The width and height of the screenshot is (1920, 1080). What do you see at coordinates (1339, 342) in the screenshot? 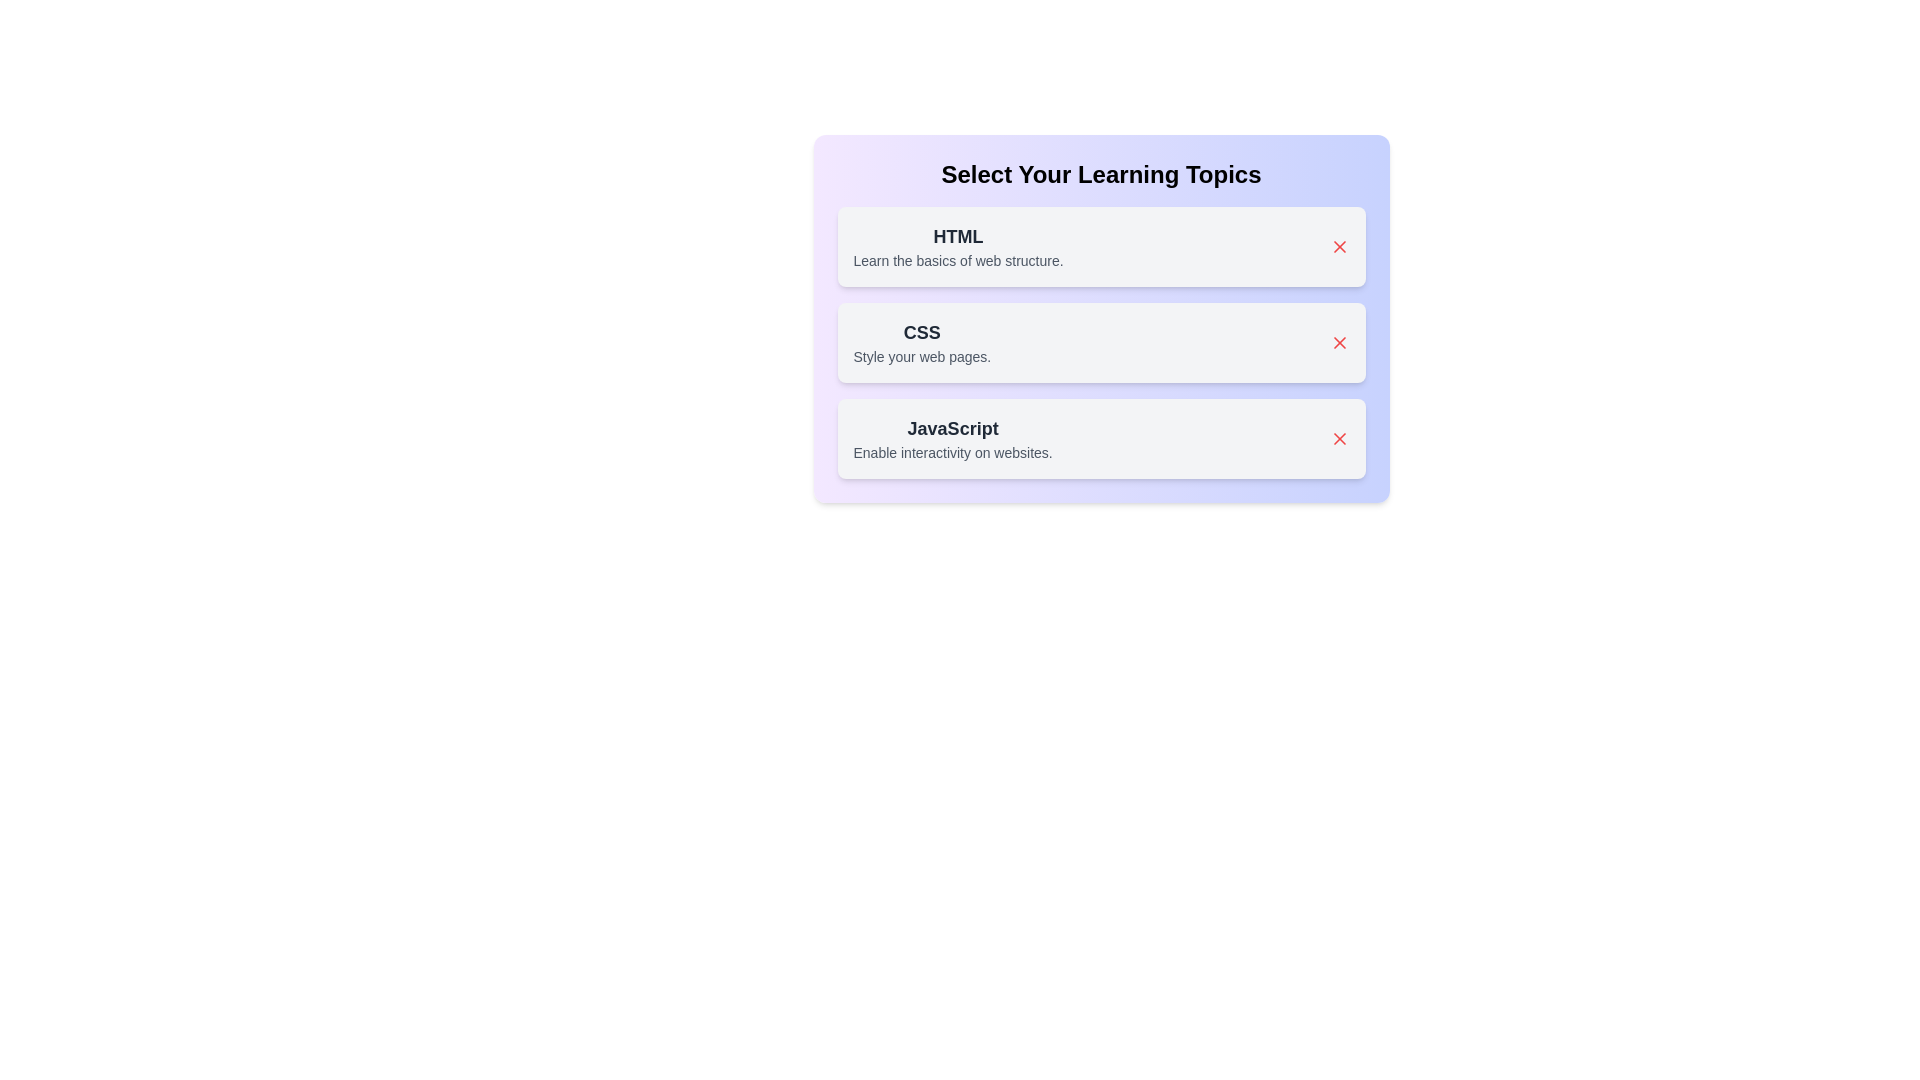
I see `red X button to remove the topic CSS` at bounding box center [1339, 342].